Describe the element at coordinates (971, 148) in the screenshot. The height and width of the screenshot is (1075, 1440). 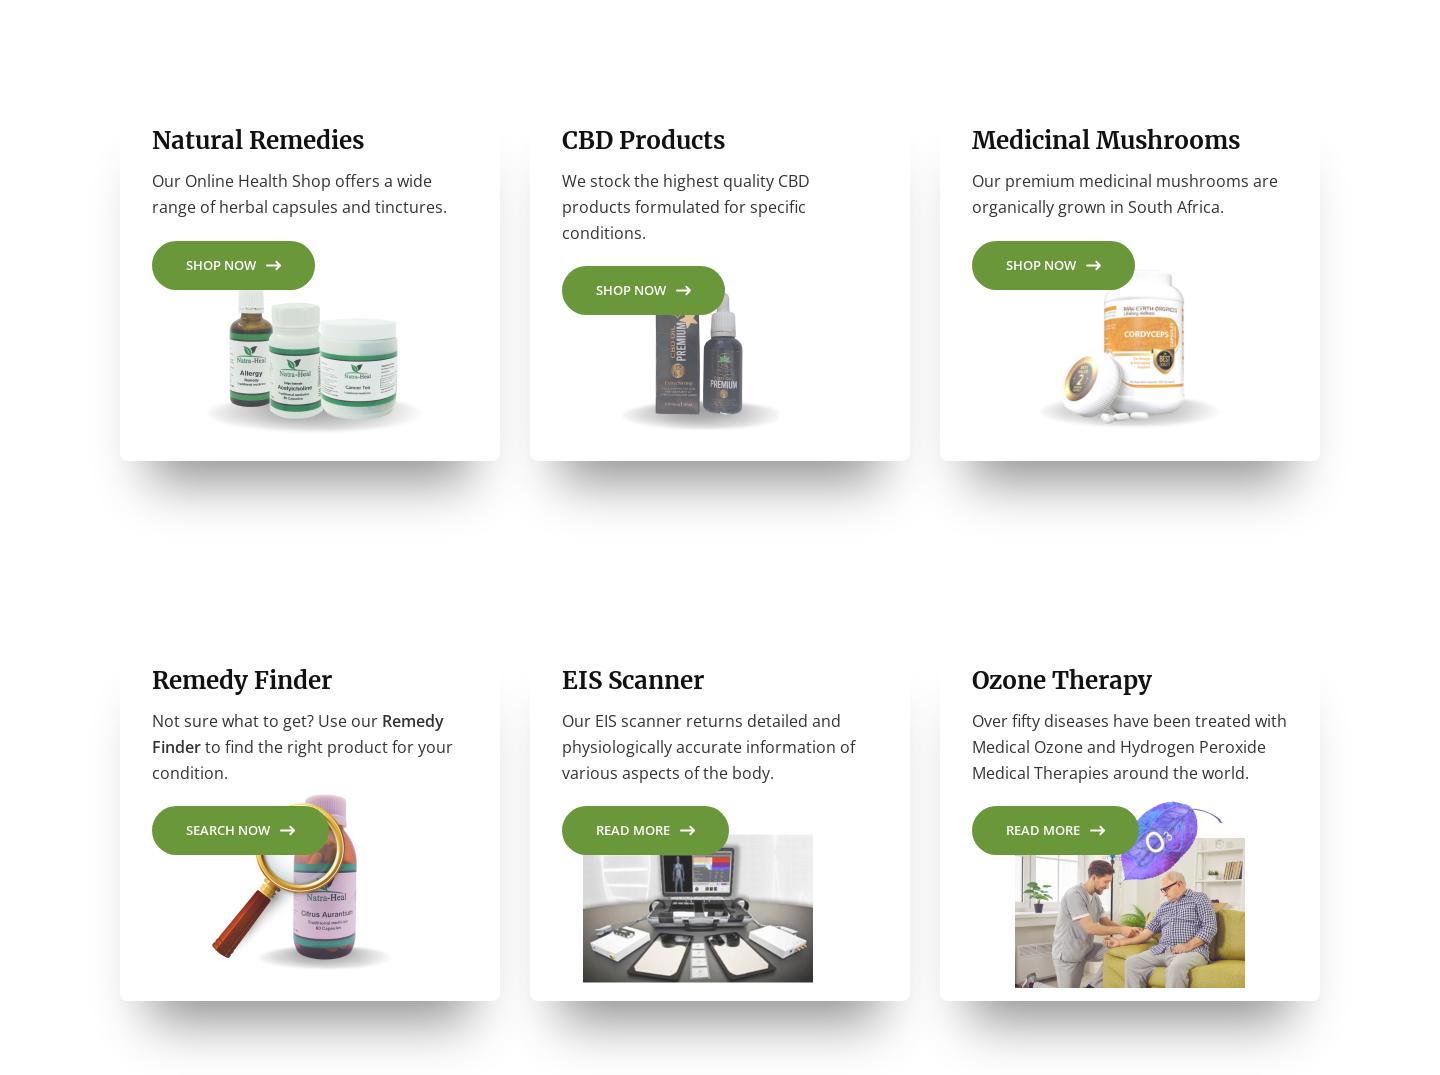
I see `'Medicinal Mushrooms'` at that location.